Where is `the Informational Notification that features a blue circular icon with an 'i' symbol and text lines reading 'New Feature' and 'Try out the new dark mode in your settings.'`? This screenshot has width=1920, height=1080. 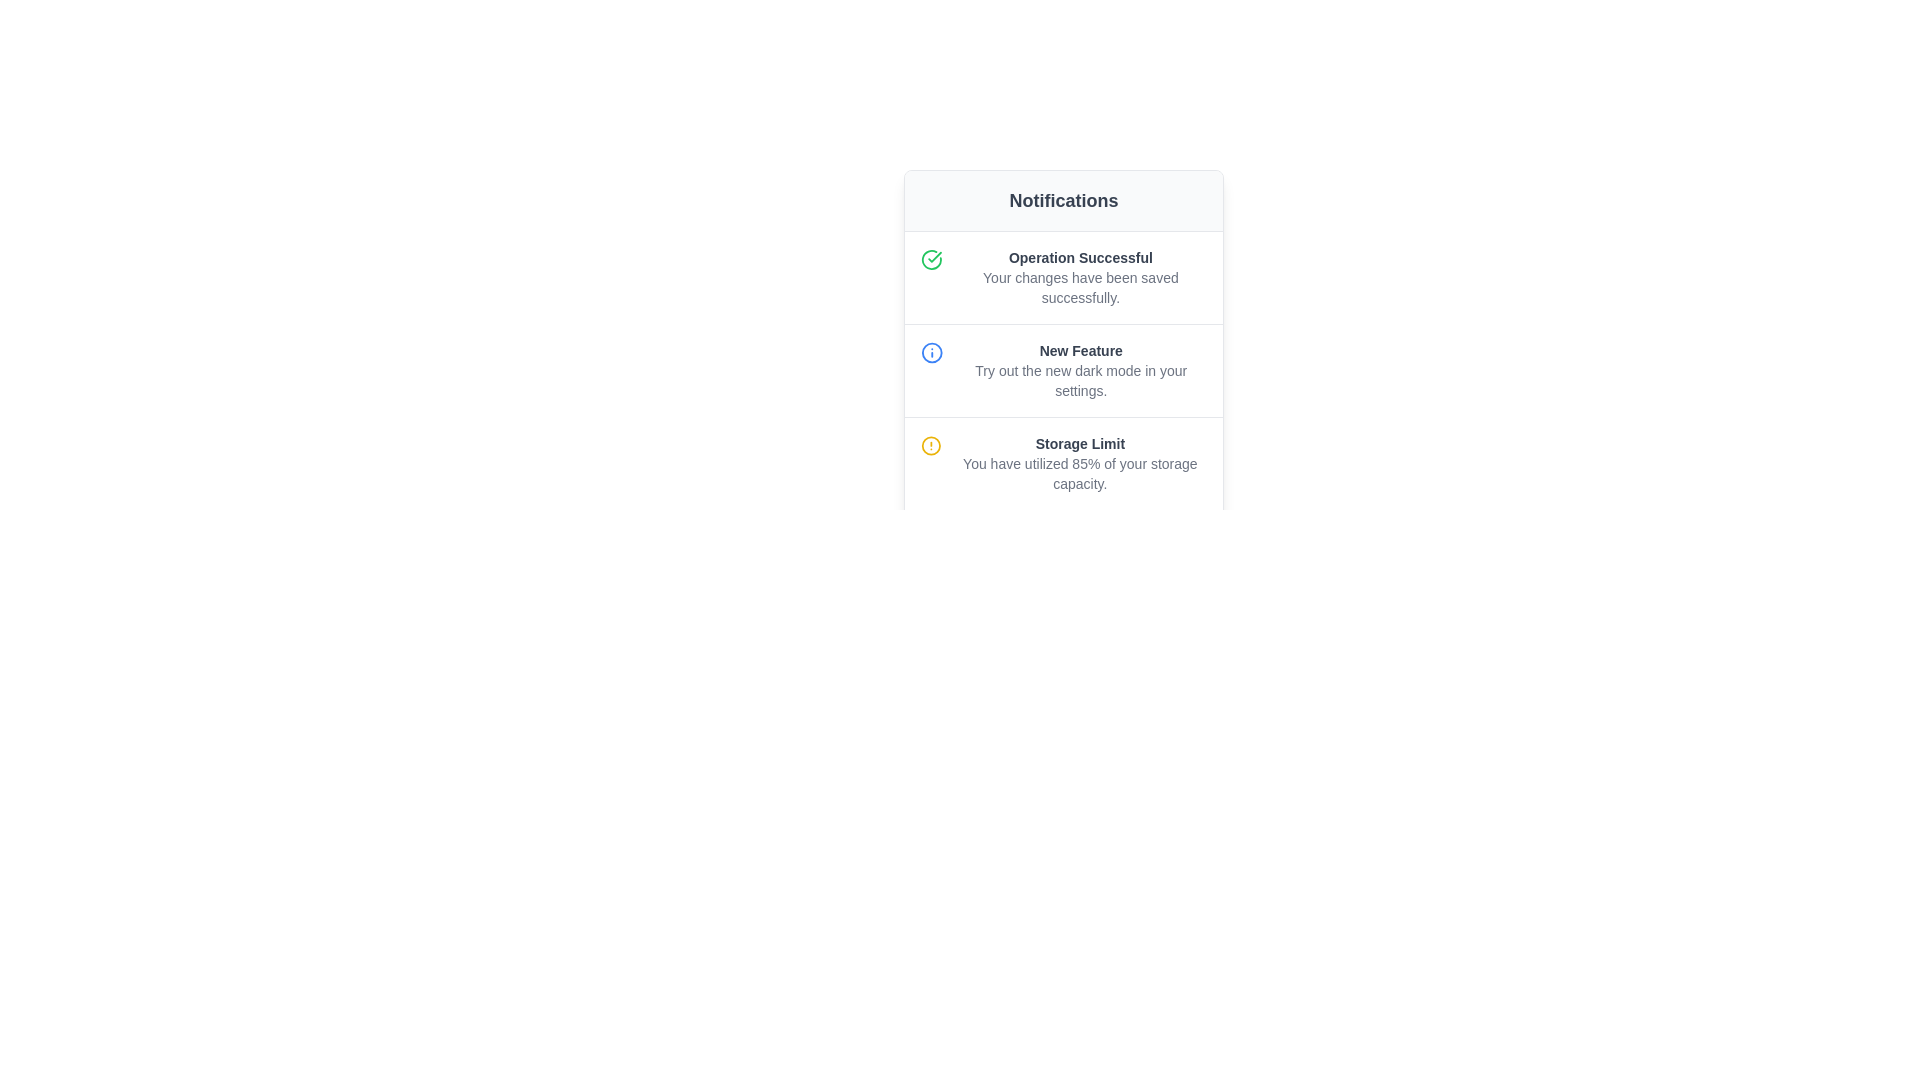
the Informational Notification that features a blue circular icon with an 'i' symbol and text lines reading 'New Feature' and 'Try out the new dark mode in your settings.' is located at coordinates (1063, 370).